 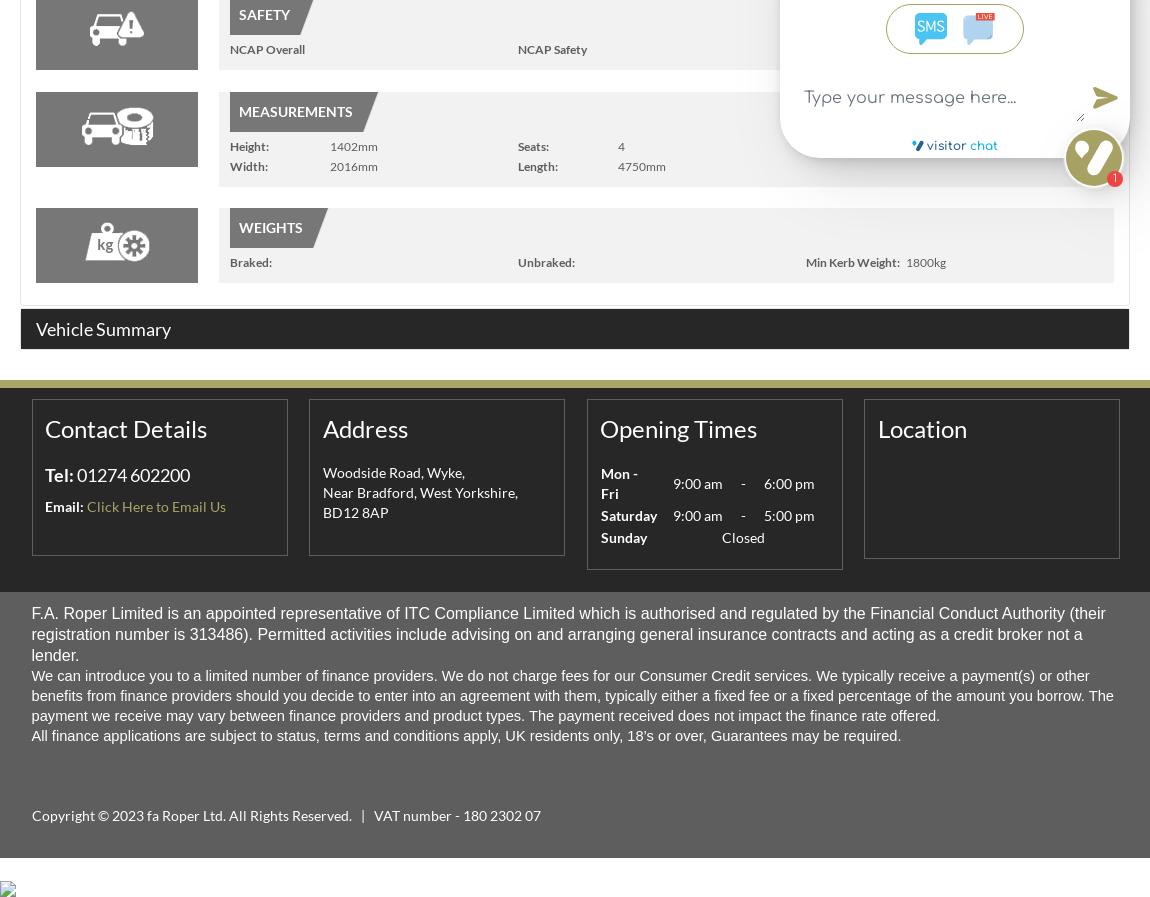 What do you see at coordinates (599, 537) in the screenshot?
I see `'Sunday'` at bounding box center [599, 537].